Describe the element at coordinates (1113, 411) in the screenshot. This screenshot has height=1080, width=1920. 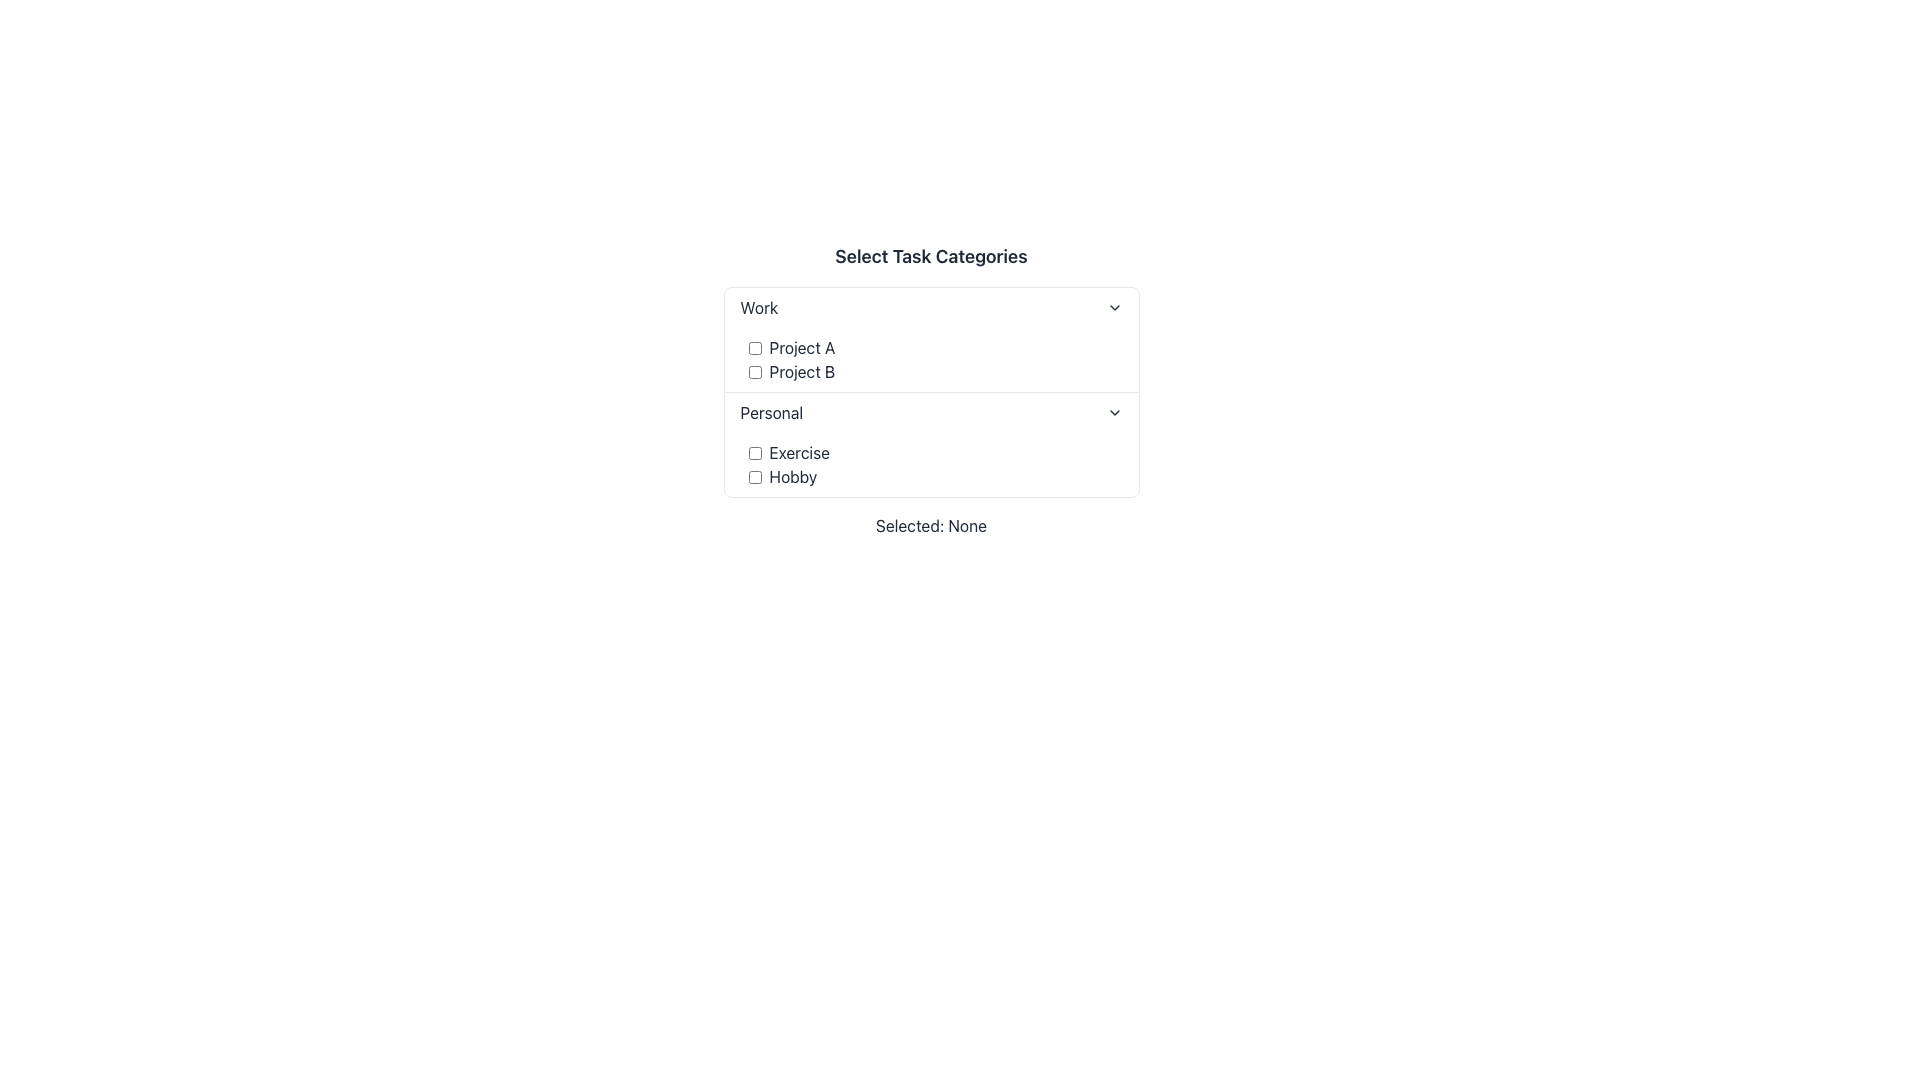
I see `the icon located to the right of the 'Personal' text in the 'Select Task Categories' panel` at that location.